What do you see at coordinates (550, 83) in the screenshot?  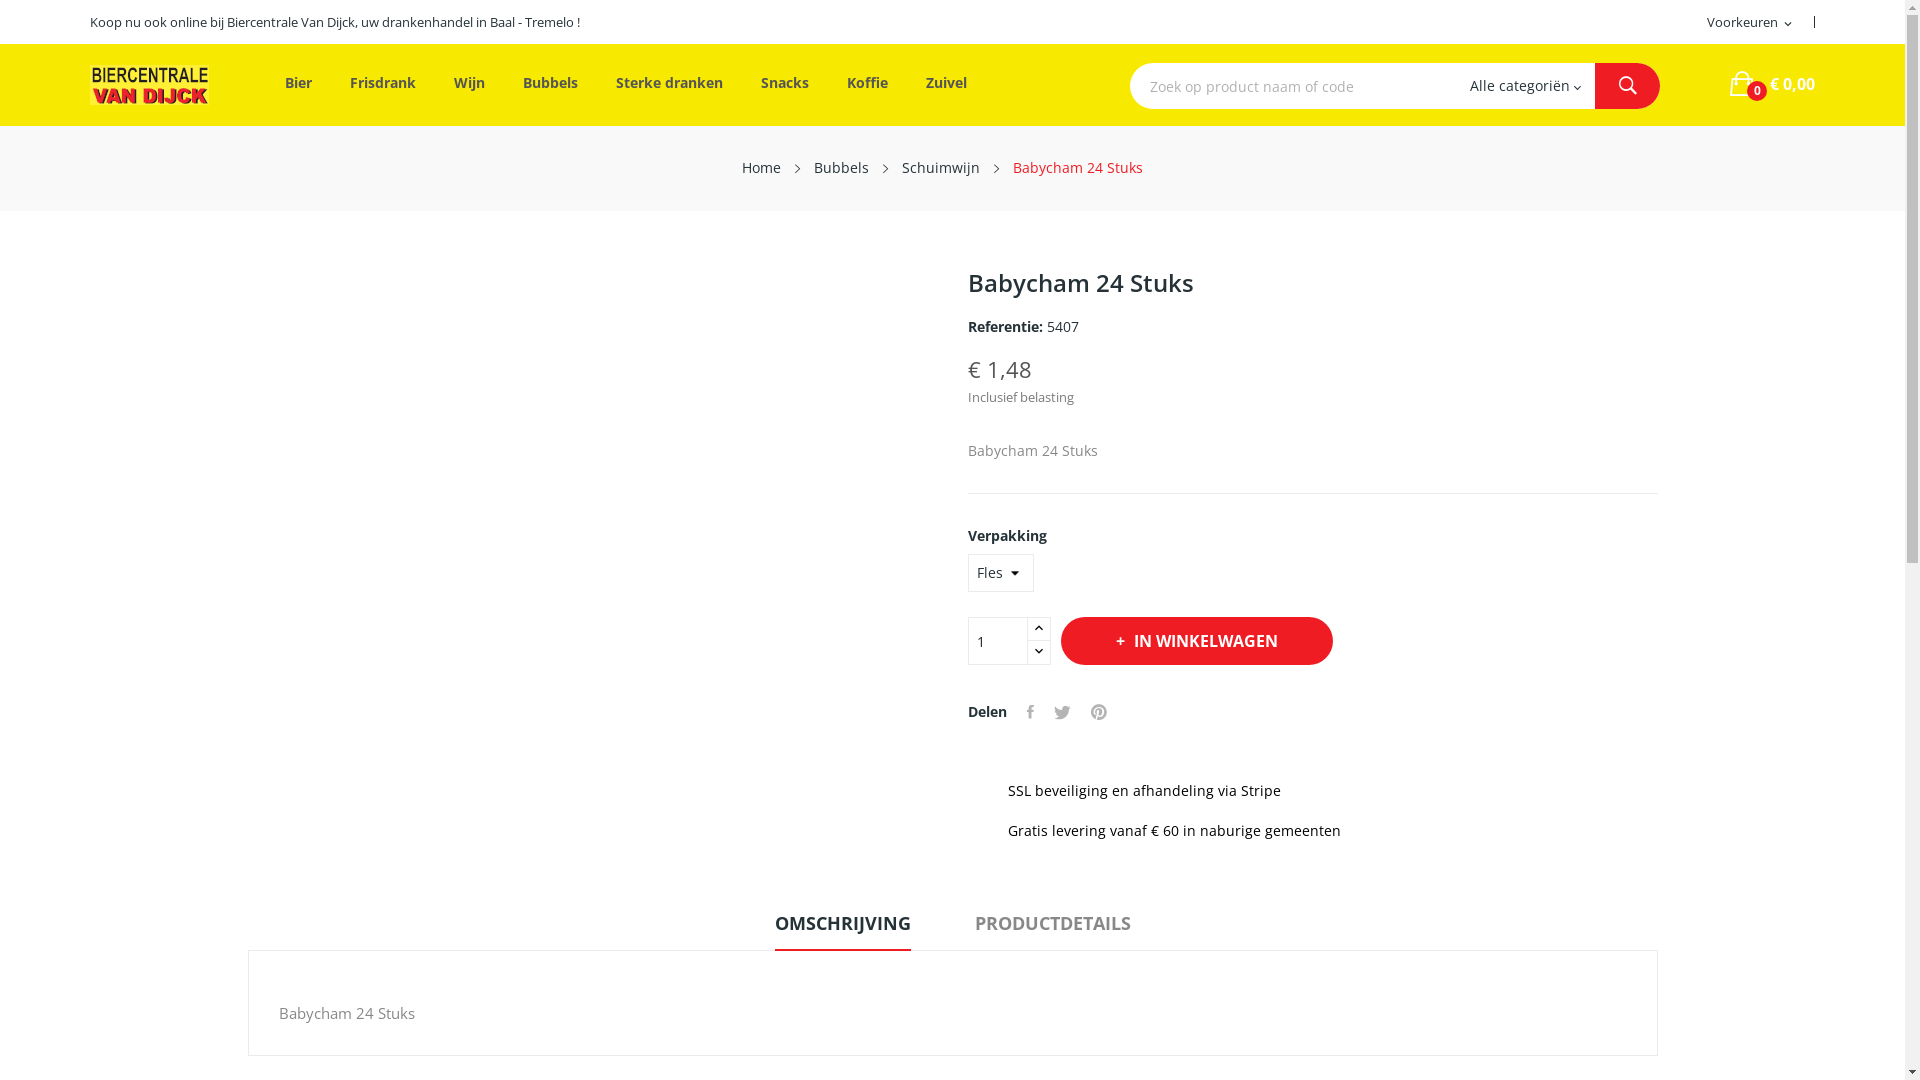 I see `'Bubbels'` at bounding box center [550, 83].